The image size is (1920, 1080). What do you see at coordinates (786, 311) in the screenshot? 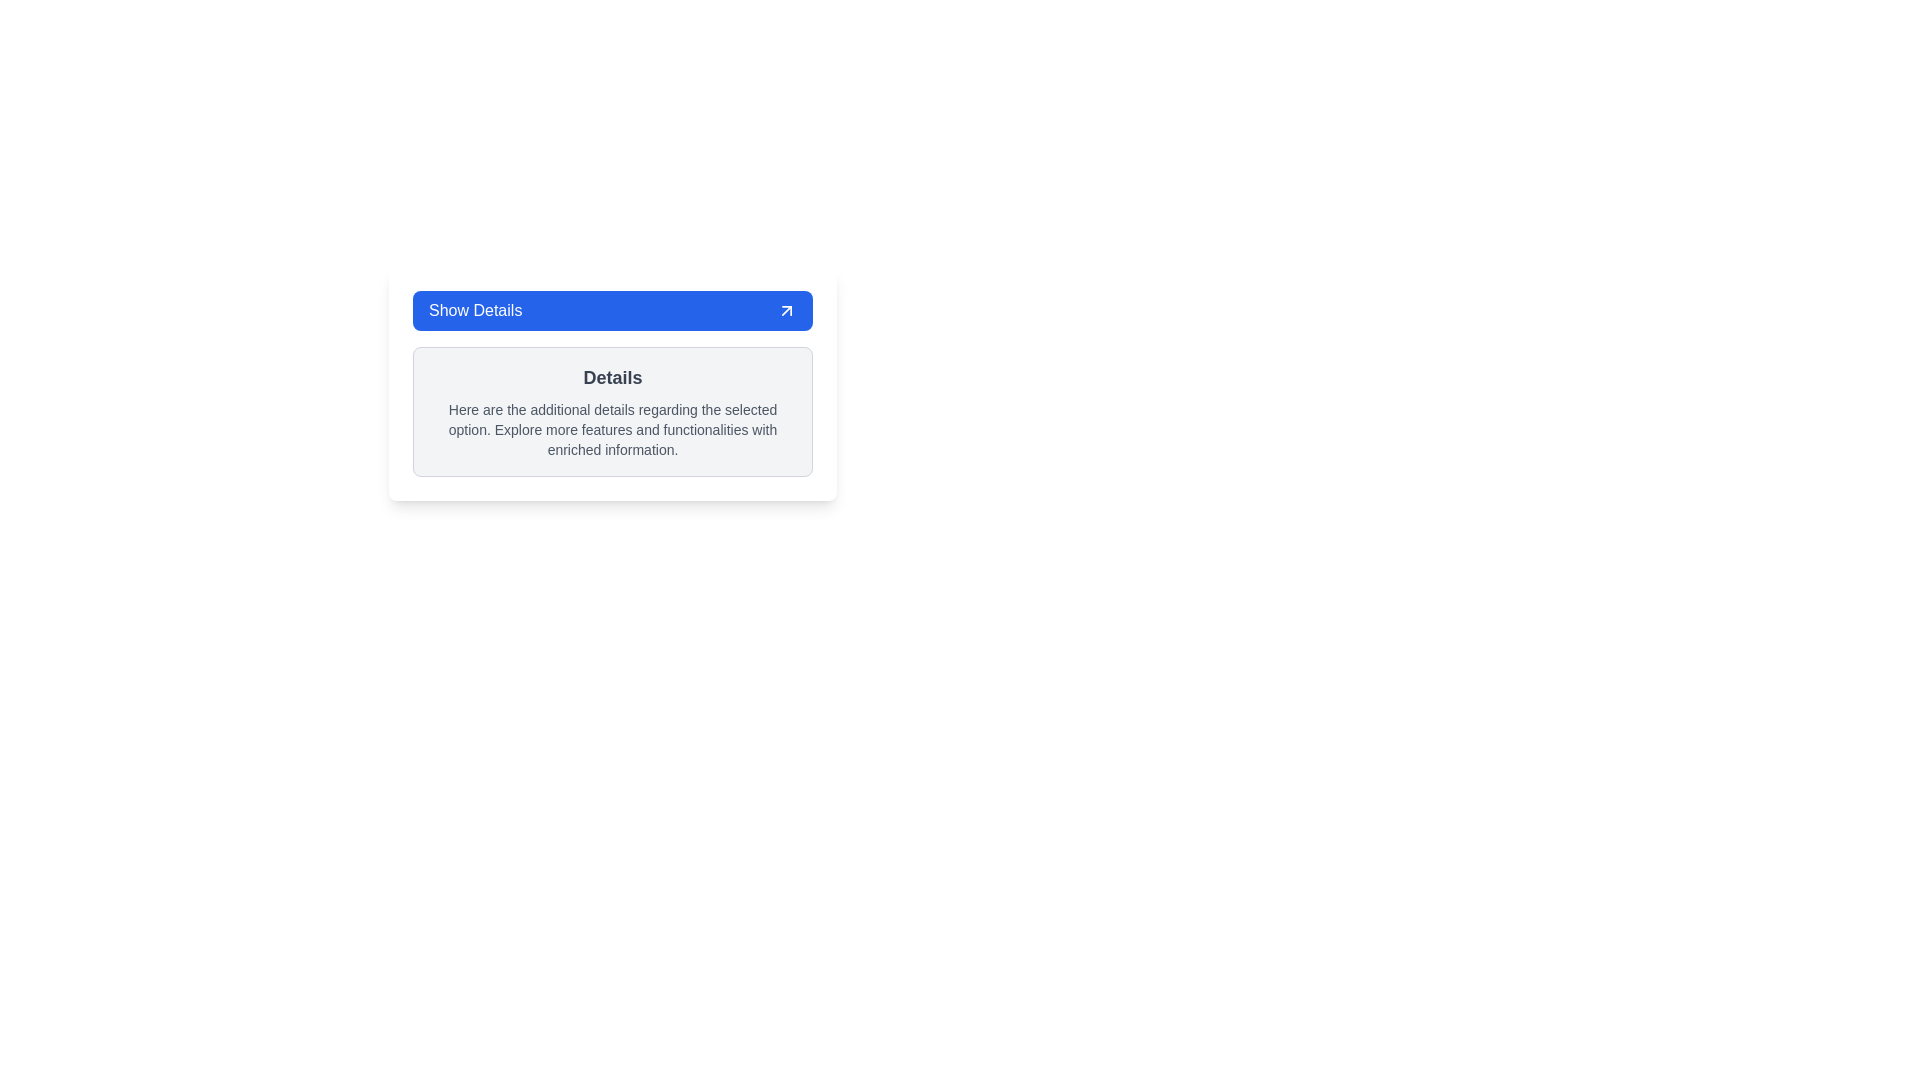
I see `the small white arrow icon pointing diagonally upwards to the right, which is located at the far-right end of the blue button labeled 'Show Details'` at bounding box center [786, 311].